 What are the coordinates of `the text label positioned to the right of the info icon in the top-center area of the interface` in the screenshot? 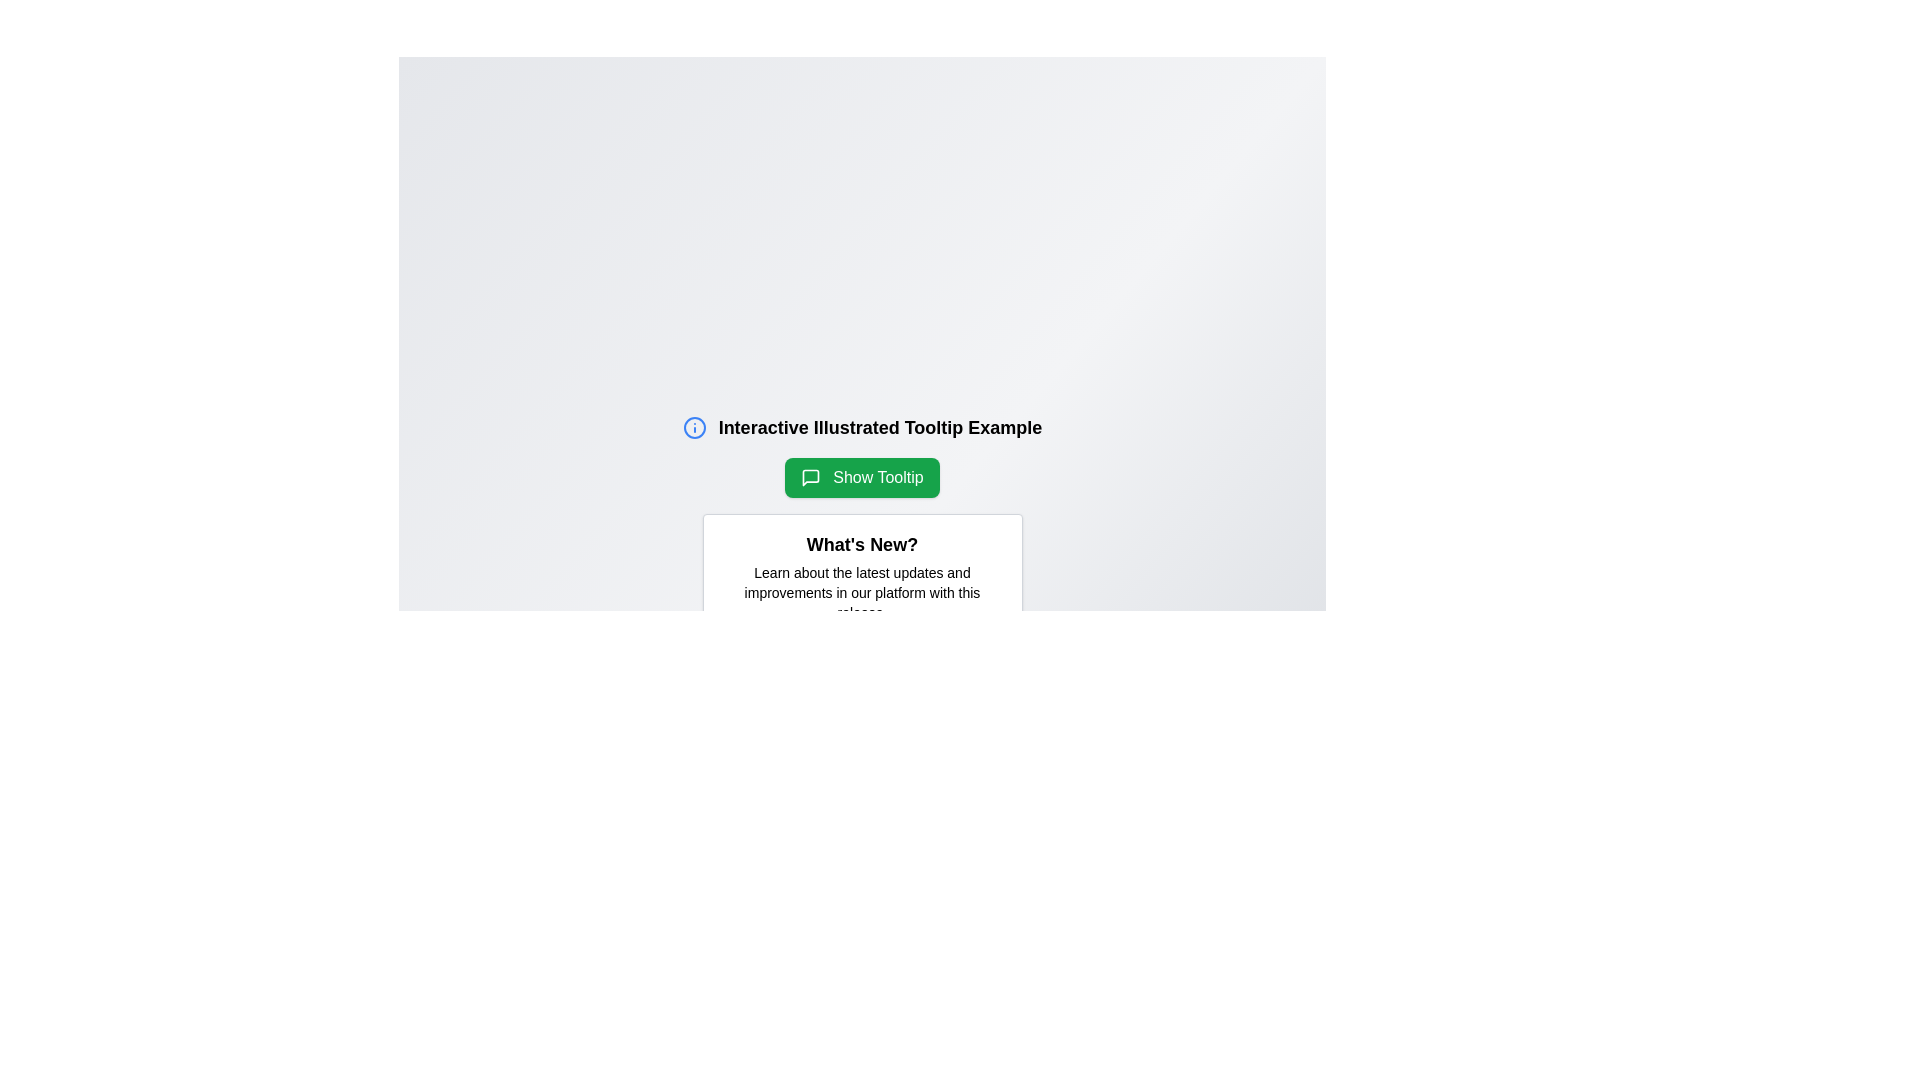 It's located at (880, 427).